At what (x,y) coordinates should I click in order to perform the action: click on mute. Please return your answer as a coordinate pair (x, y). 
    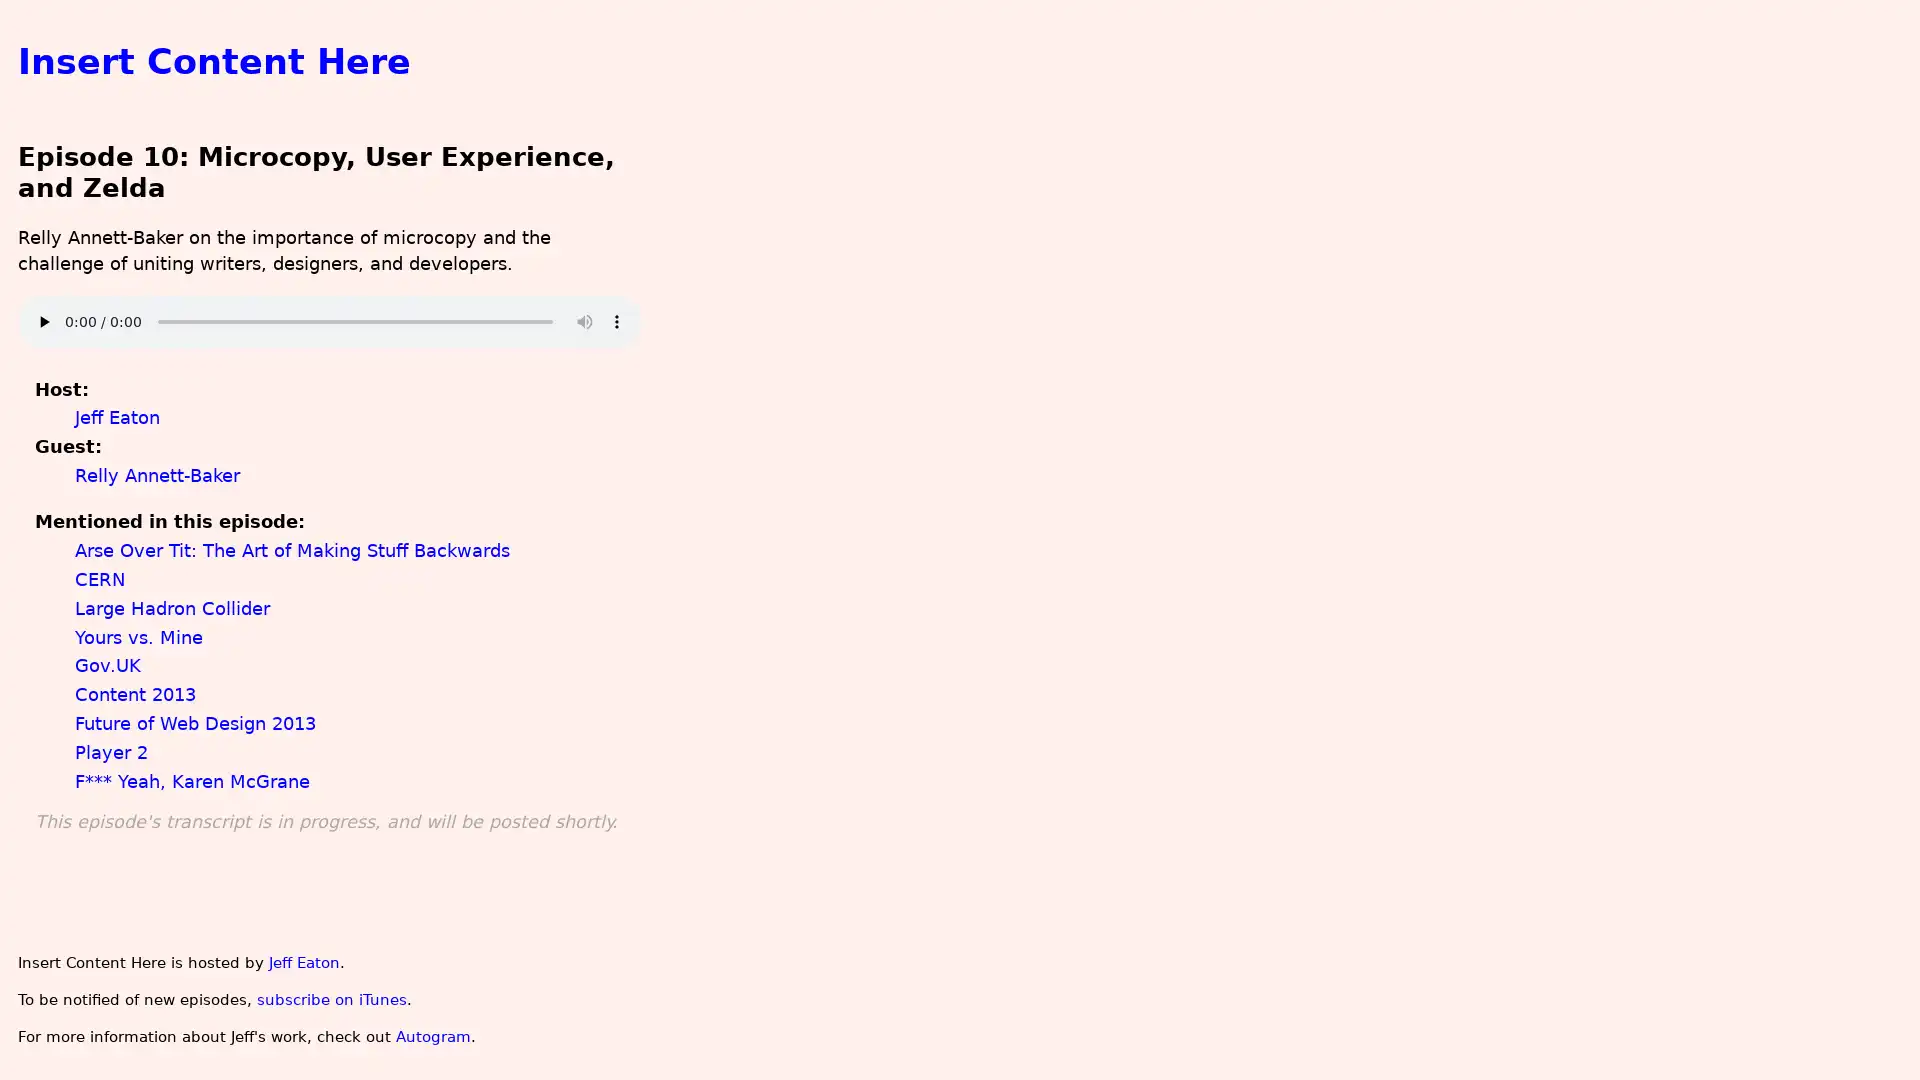
    Looking at the image, I should click on (583, 320).